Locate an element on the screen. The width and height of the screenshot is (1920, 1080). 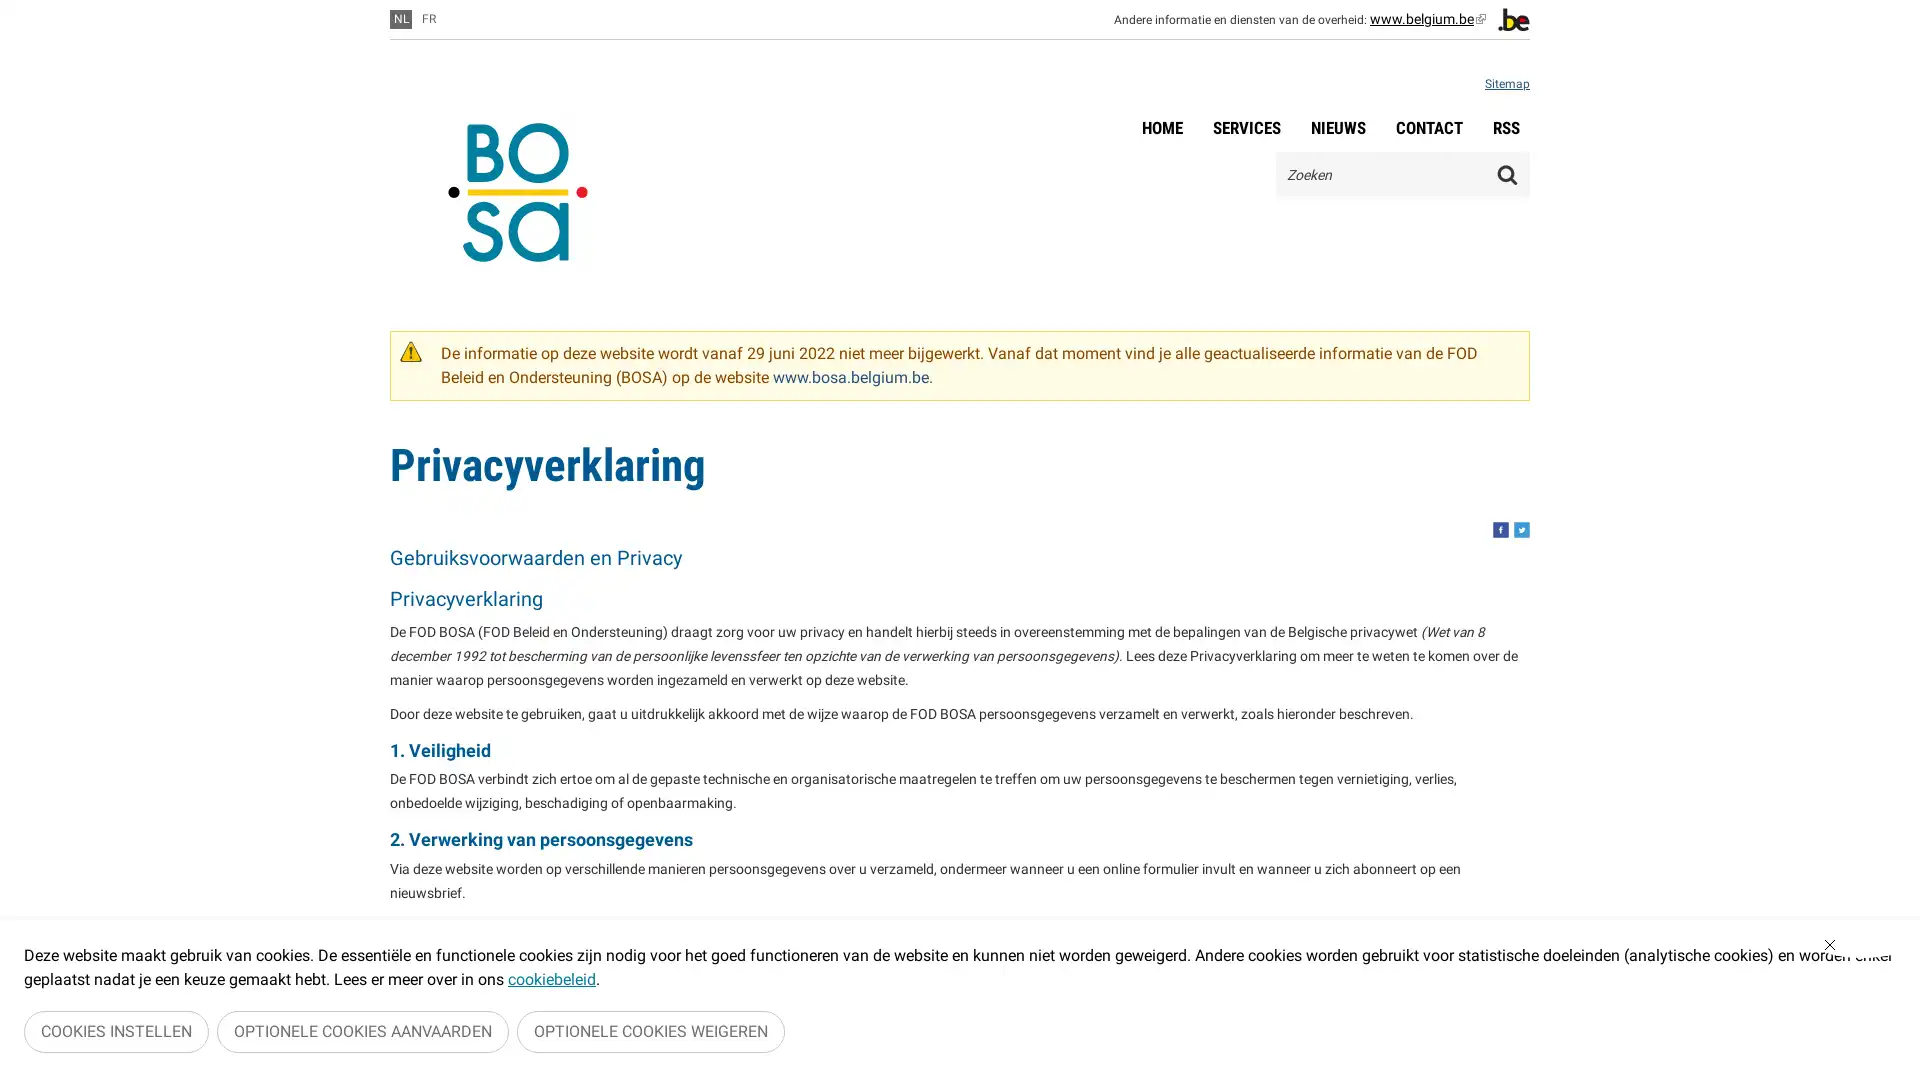
COOKIES INSTELLEN is located at coordinates (115, 1034).